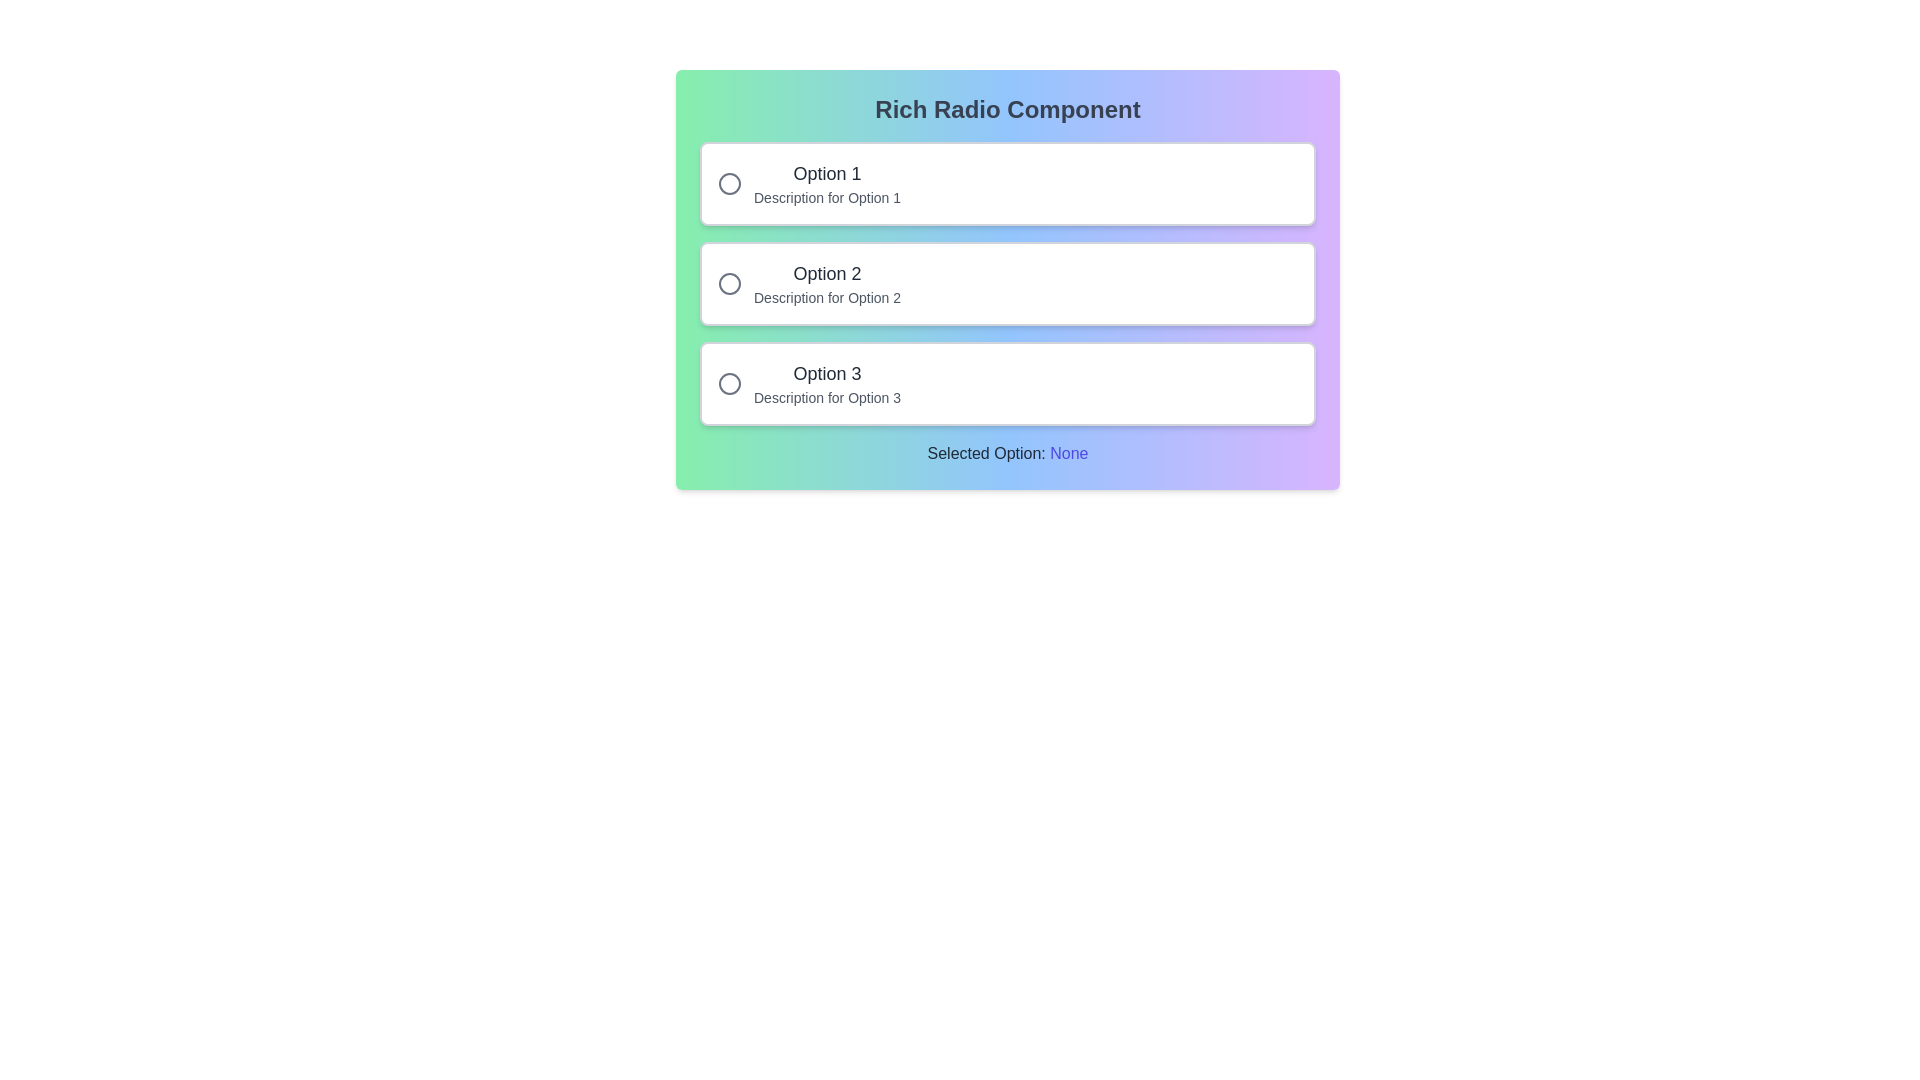  Describe the element at coordinates (728, 384) in the screenshot. I see `the radio button for 'Option 3' which is positioned to the left of the text in the third section of a vertical list` at that location.